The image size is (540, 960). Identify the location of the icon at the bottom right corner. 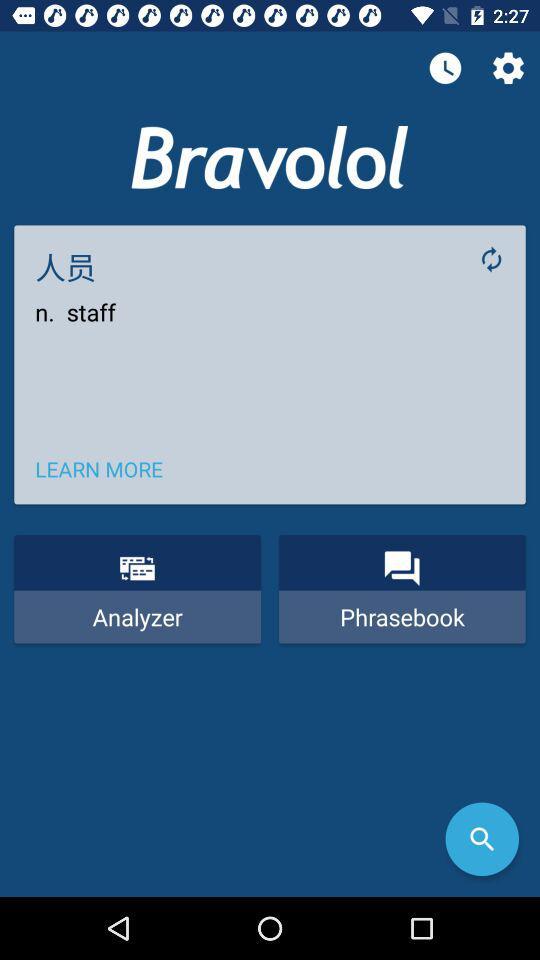
(481, 839).